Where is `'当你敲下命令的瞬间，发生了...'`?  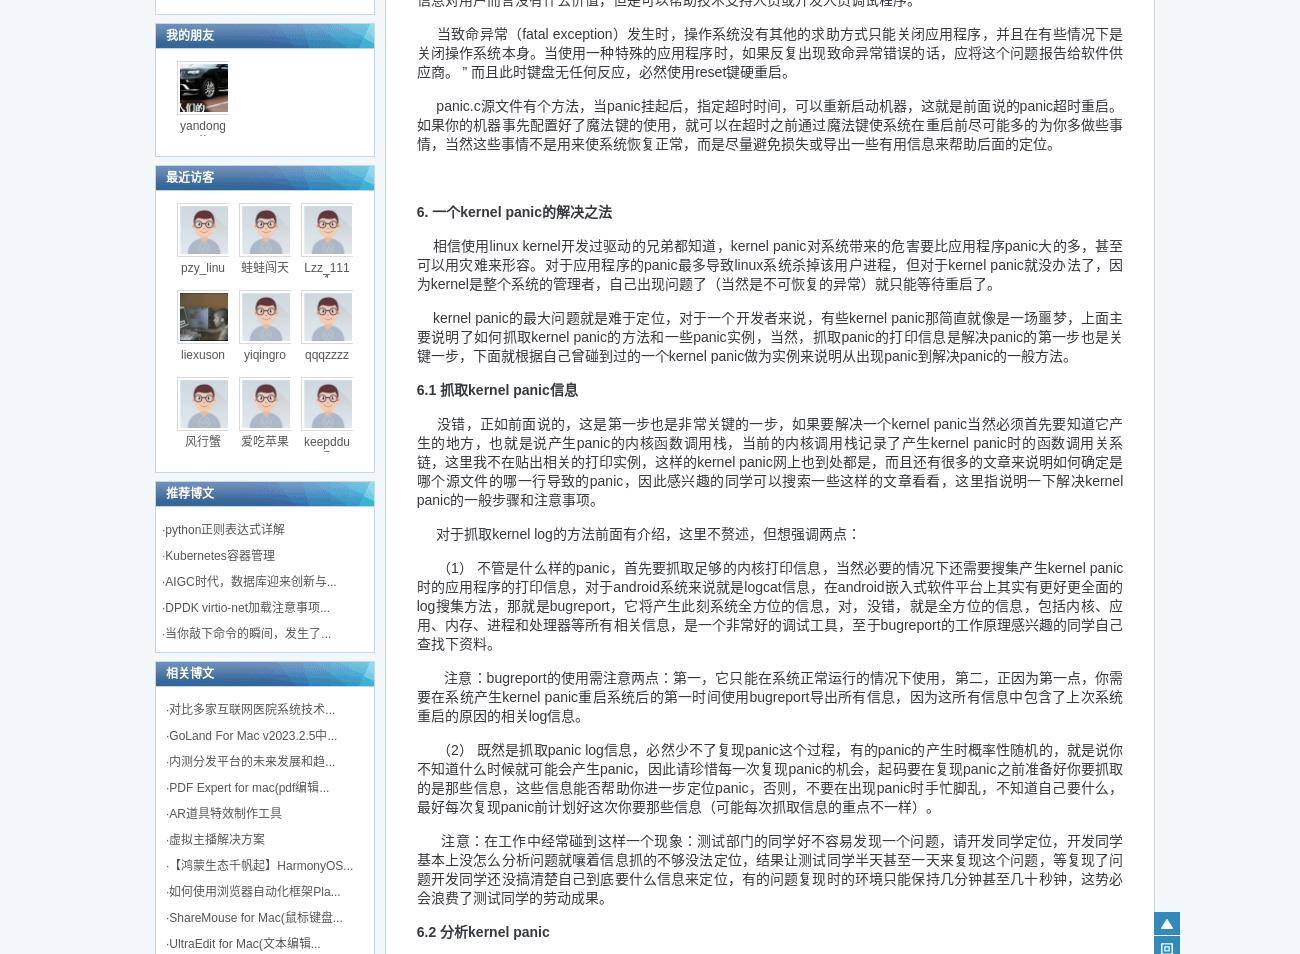
'当你敲下命令的瞬间，发生了...' is located at coordinates (247, 633).